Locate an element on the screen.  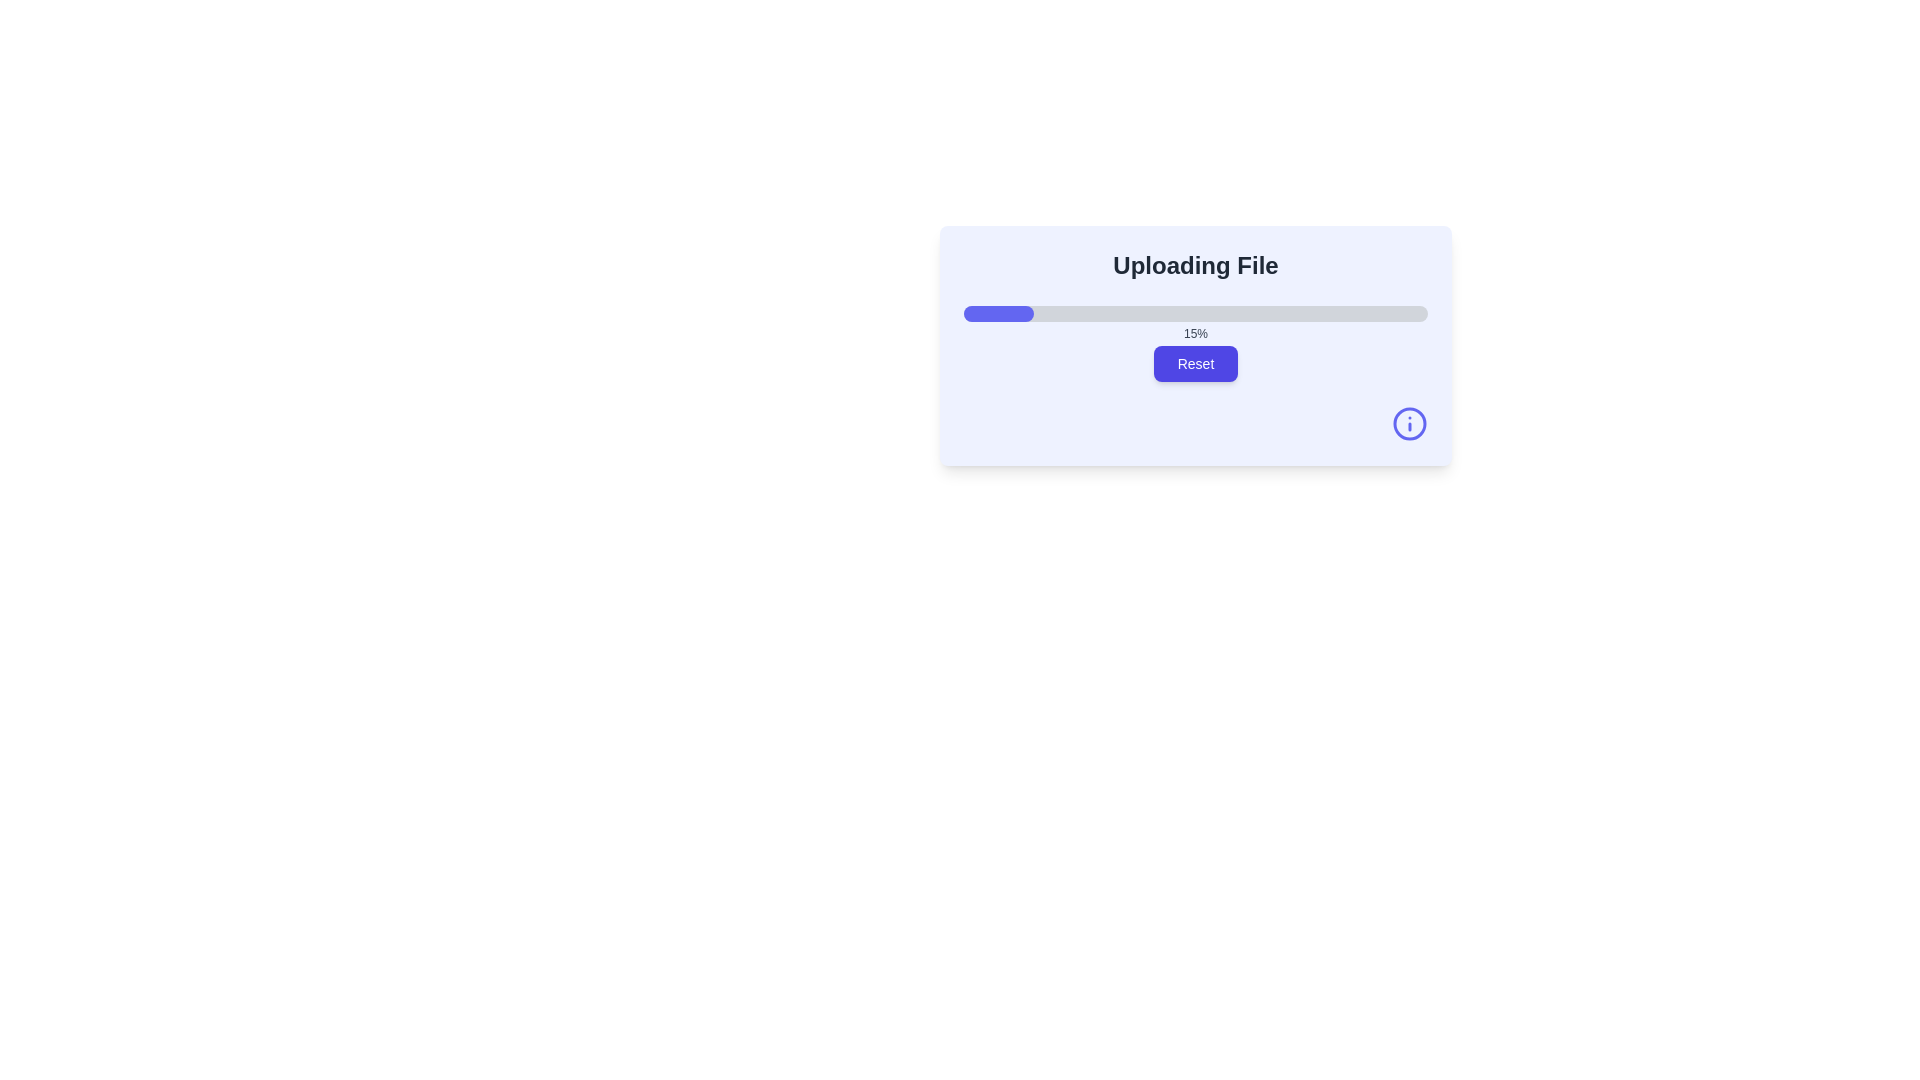
the circular information icon with a blue outline and a centered 'i' symbol located at the bottom-right corner of the card layout is located at coordinates (1409, 423).